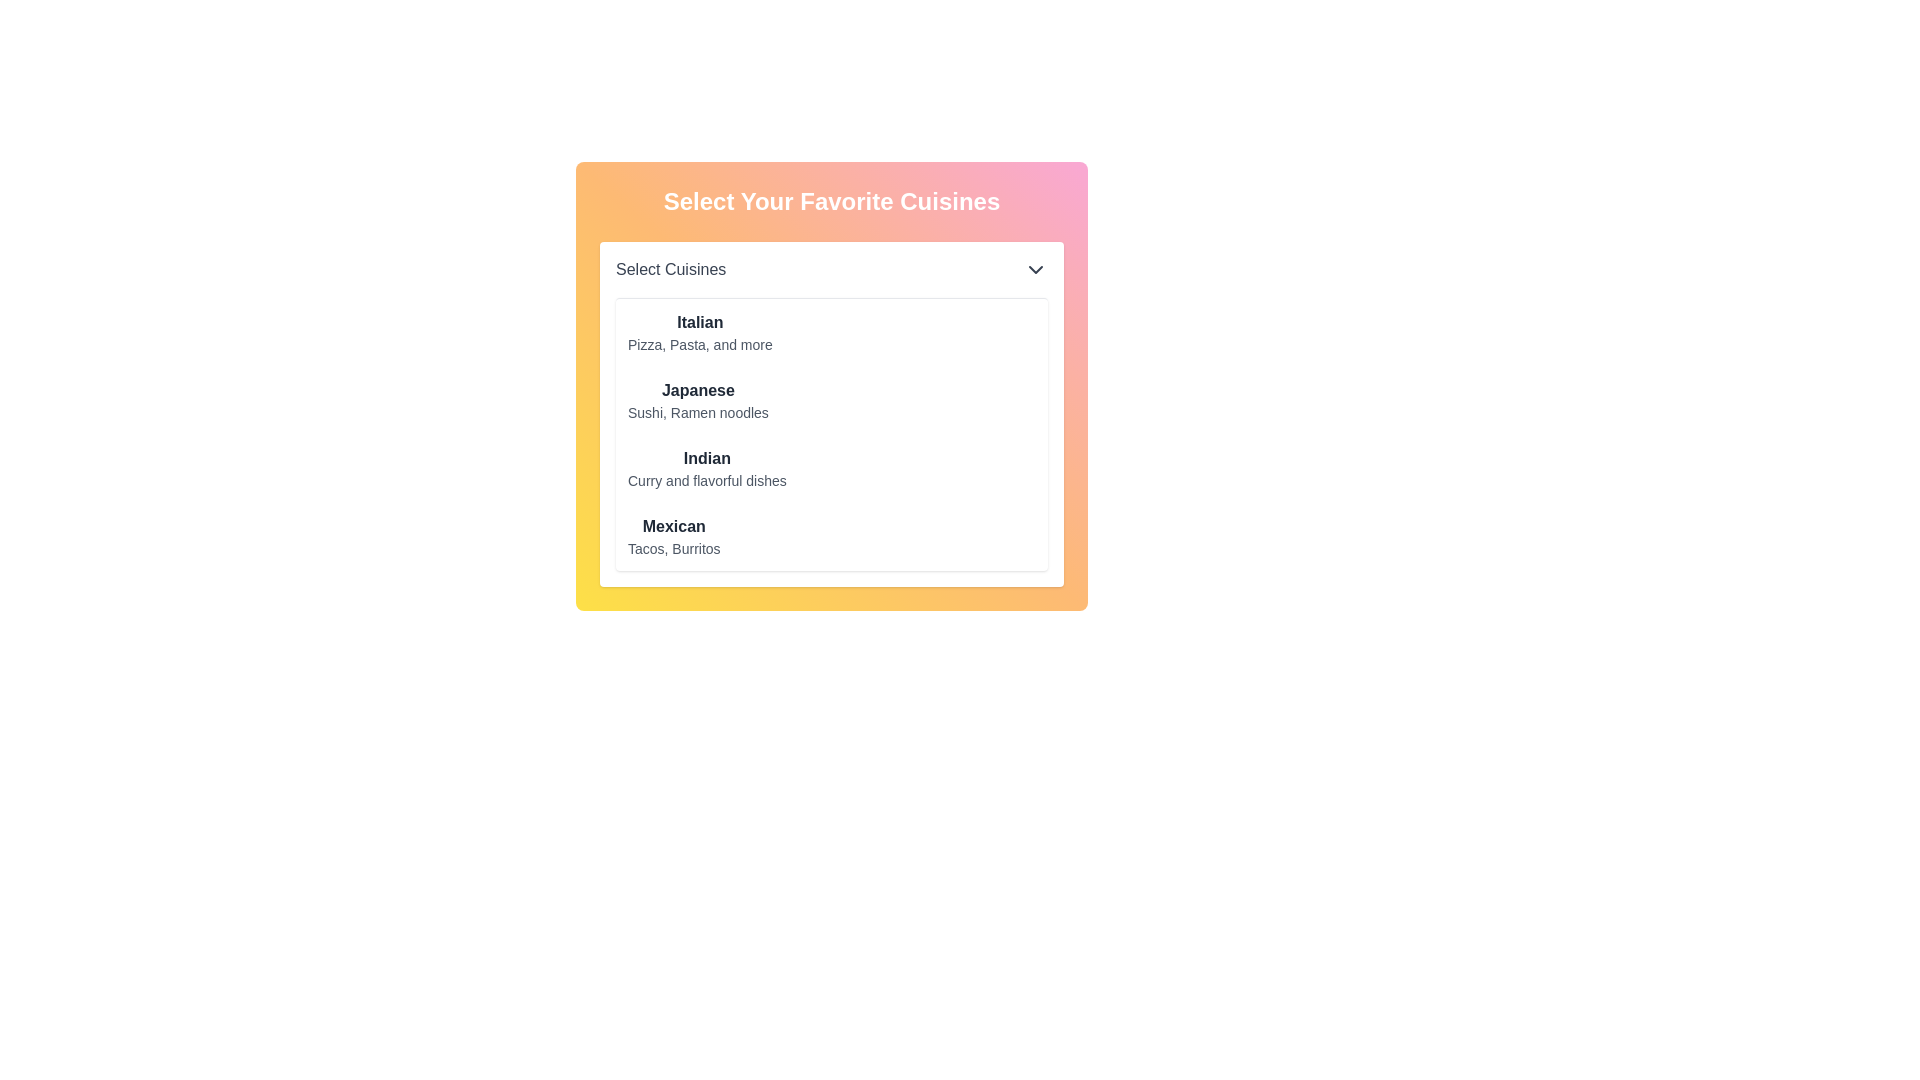  I want to click on the interactive list item that allows the user to select 'Mexican' cuisine in the dropdown list, so click(674, 535).